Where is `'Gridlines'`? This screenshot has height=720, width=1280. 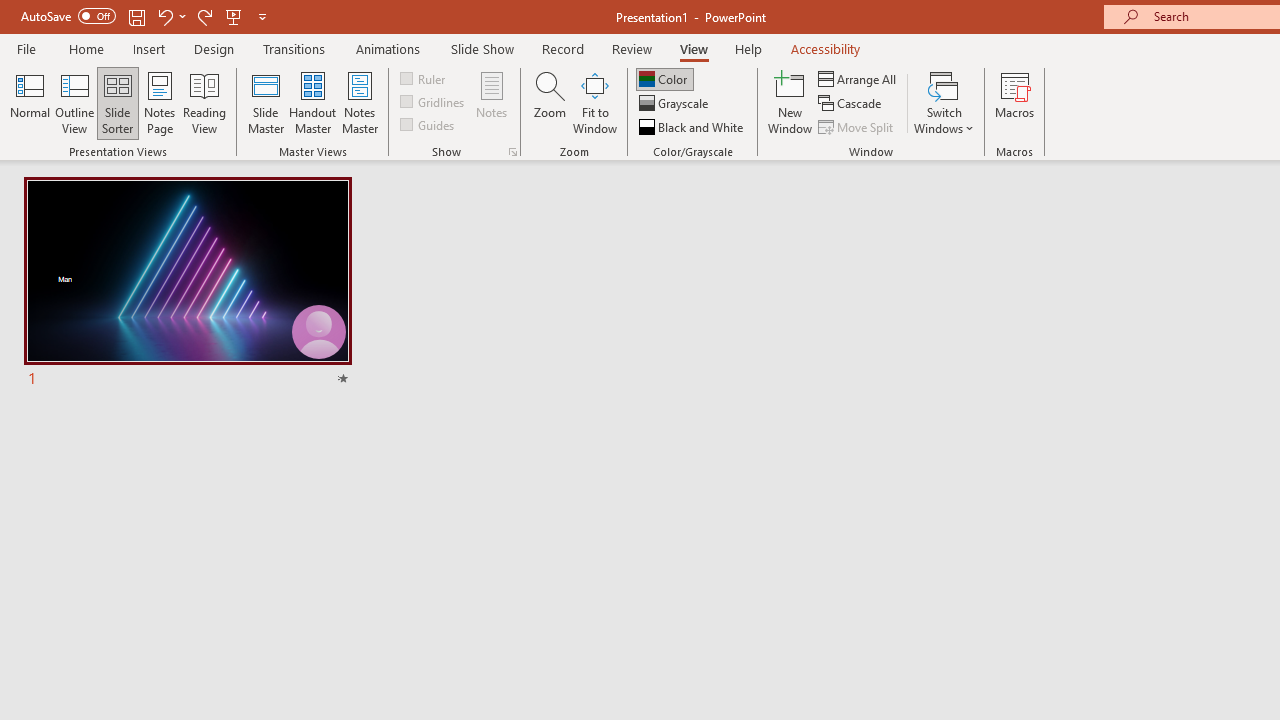
'Gridlines' is located at coordinates (432, 101).